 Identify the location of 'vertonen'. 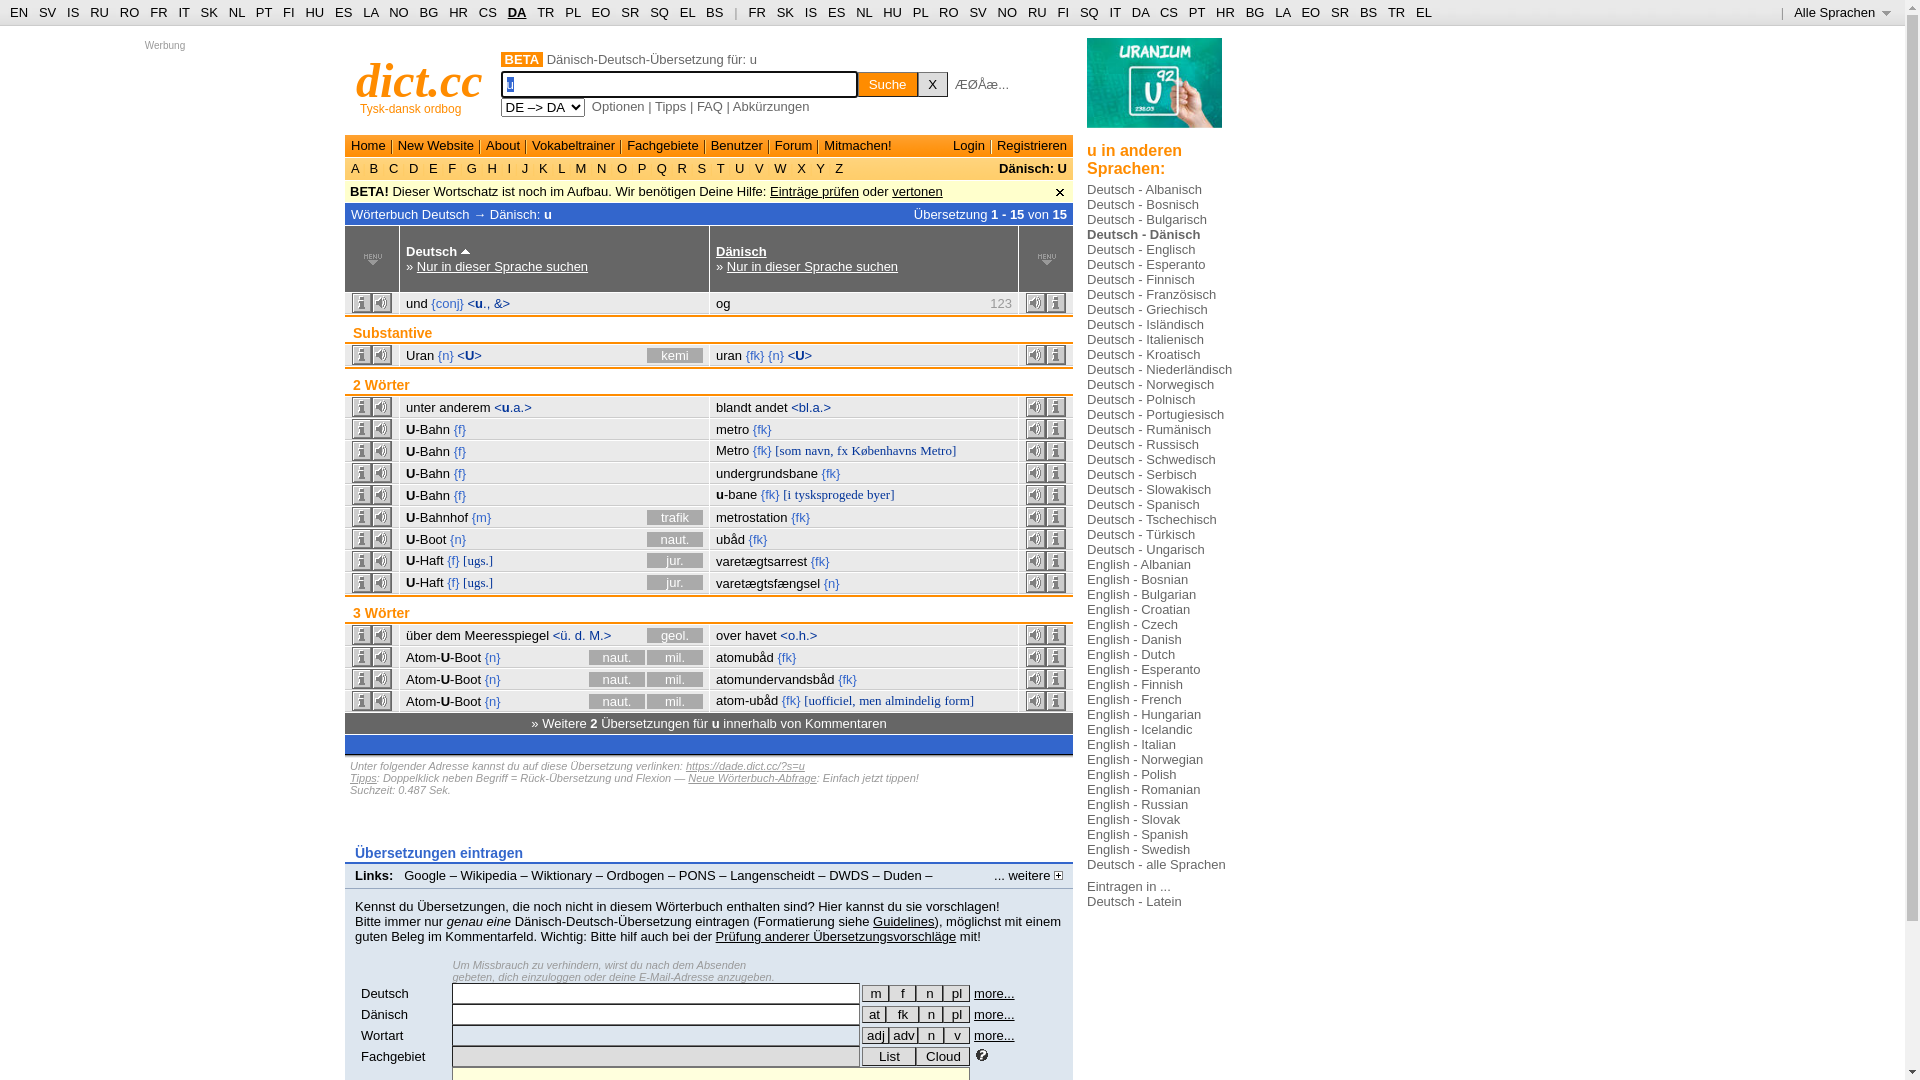
(916, 191).